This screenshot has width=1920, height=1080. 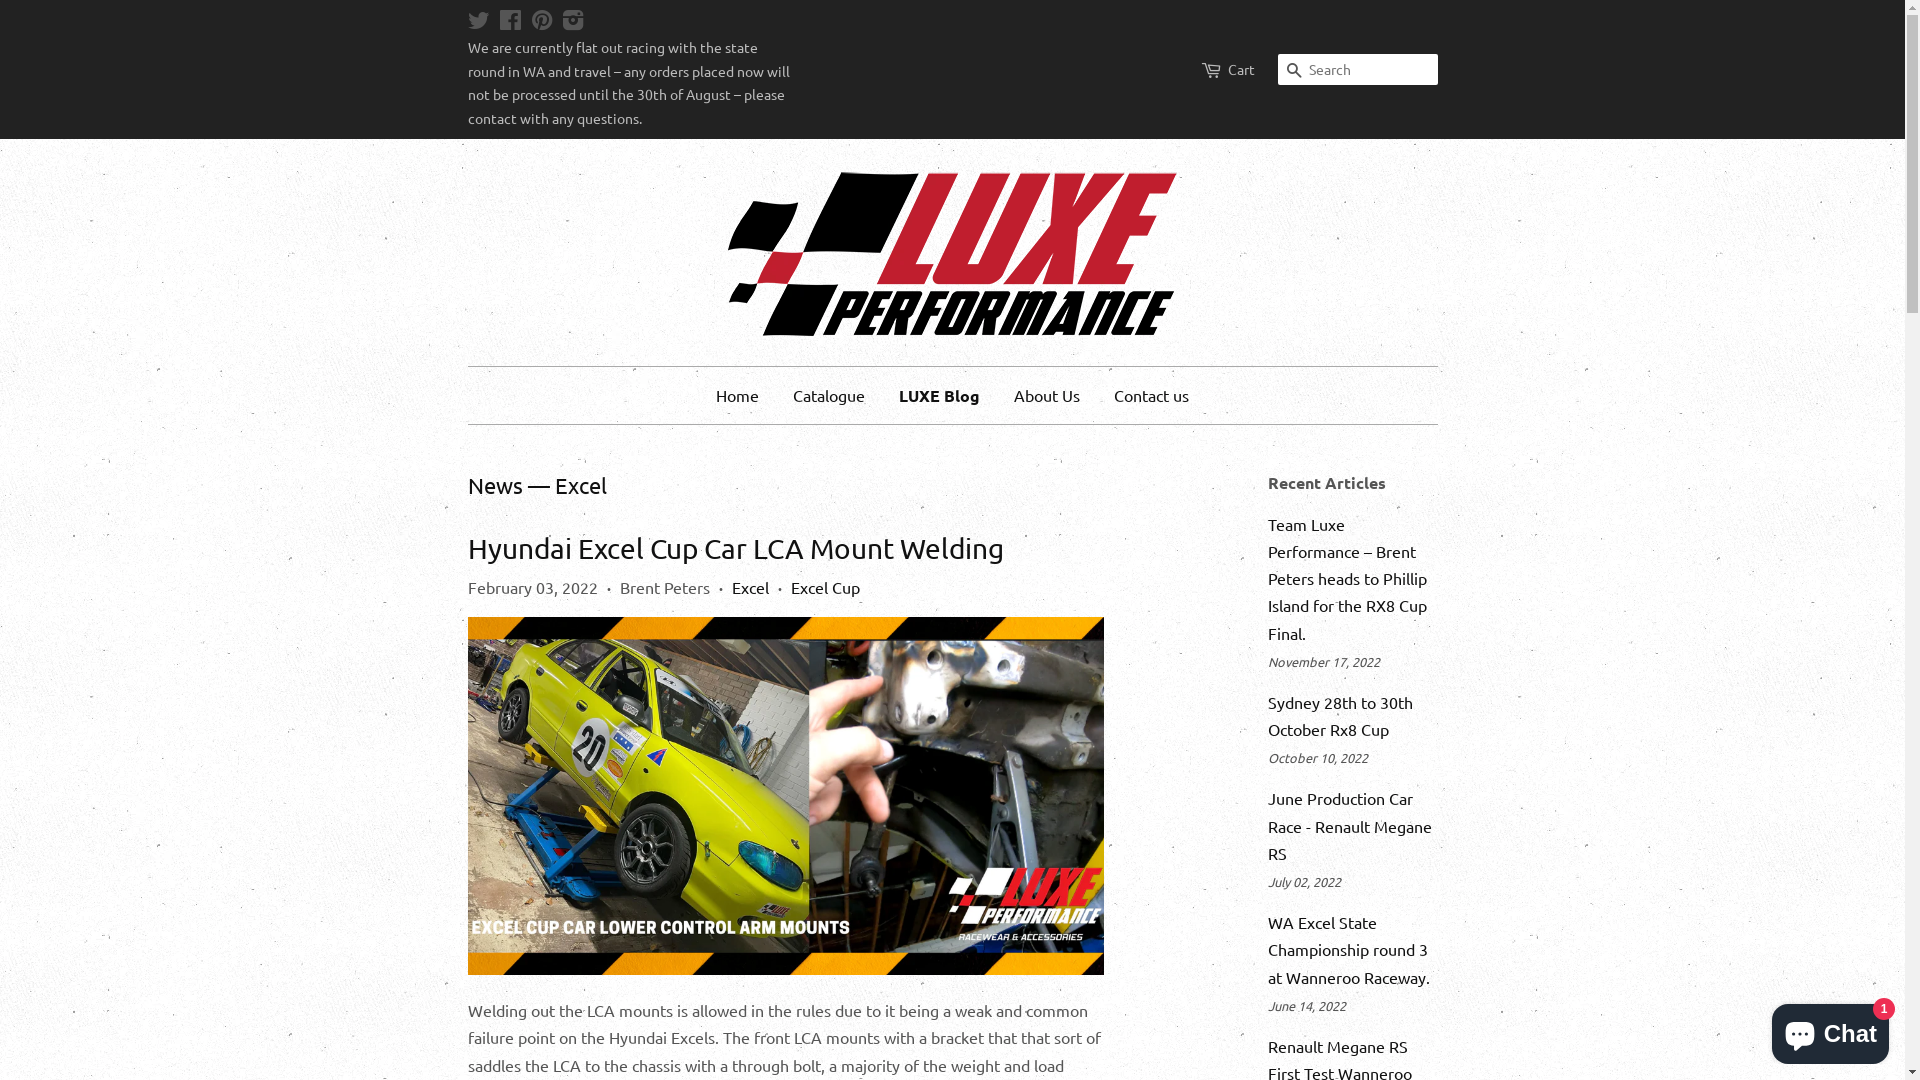 What do you see at coordinates (938, 395) in the screenshot?
I see `'LUXE Blog'` at bounding box center [938, 395].